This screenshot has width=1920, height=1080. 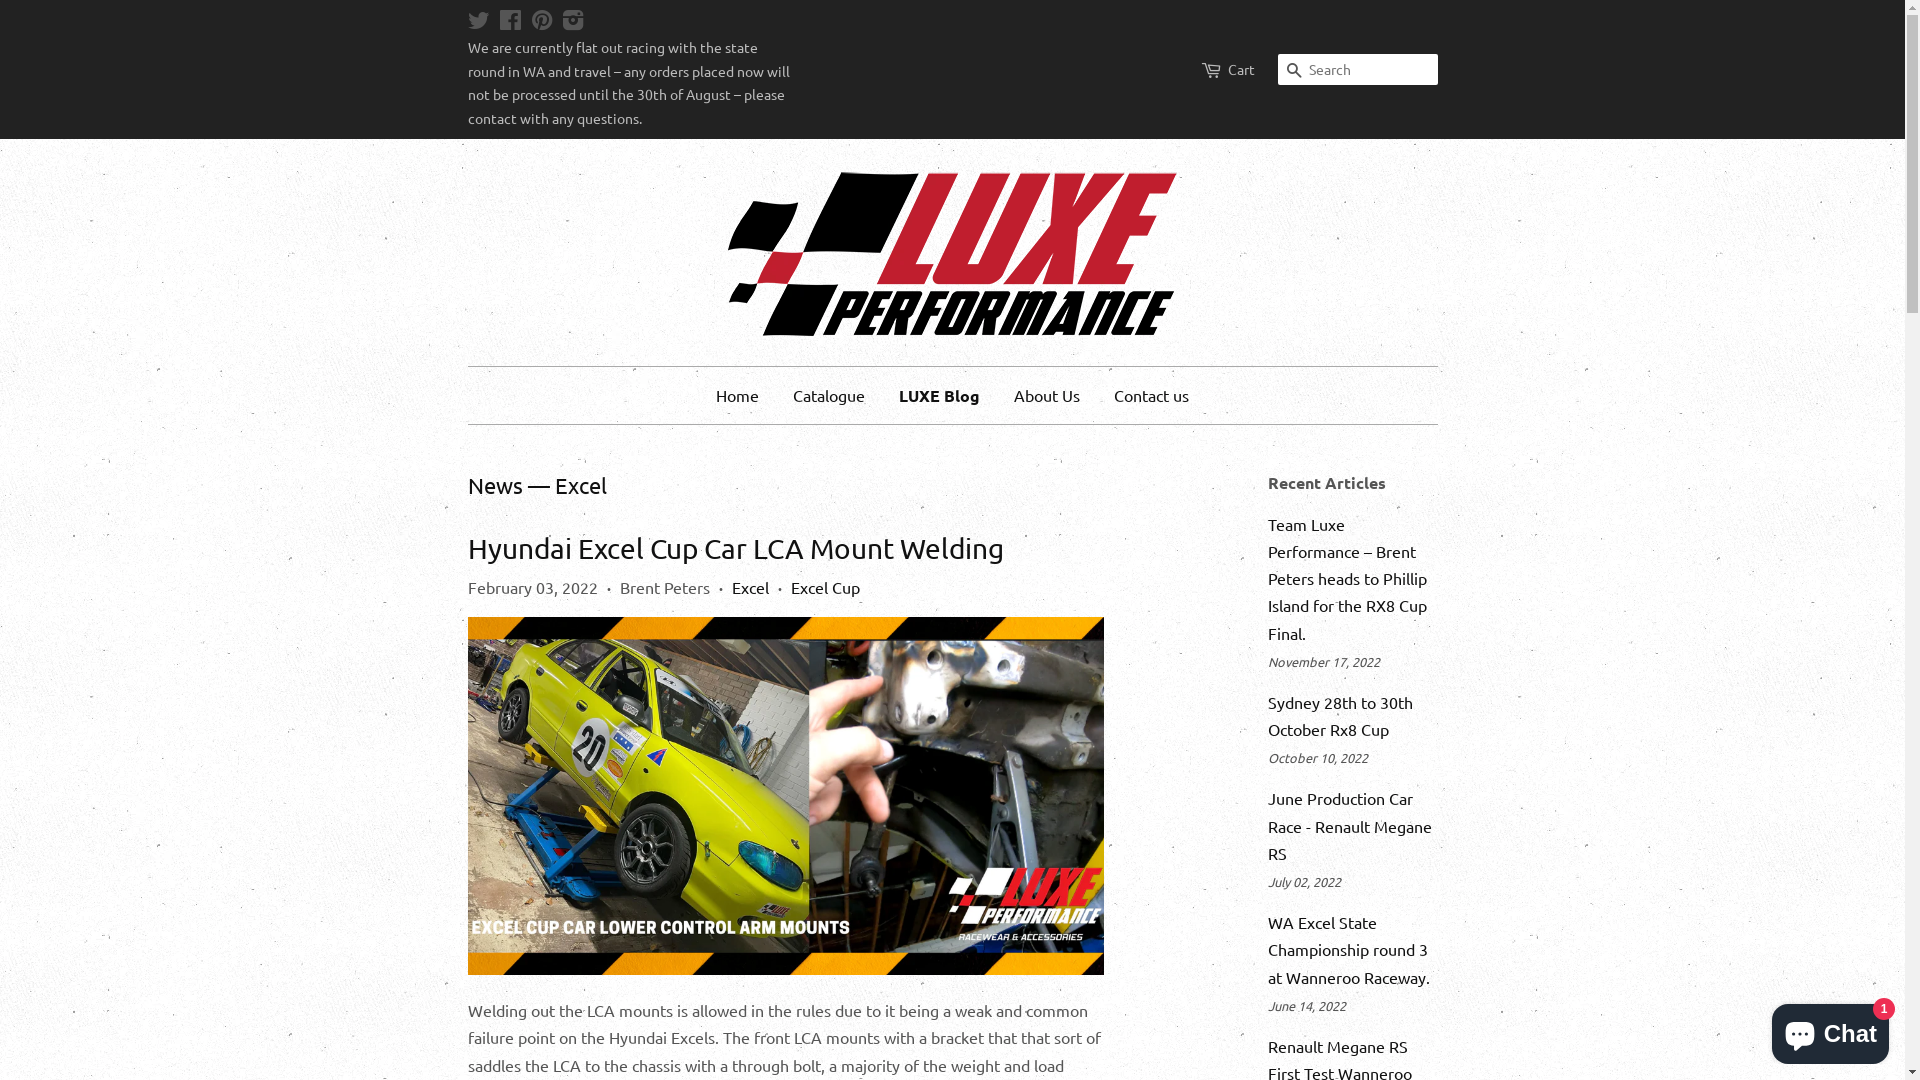 What do you see at coordinates (938, 395) in the screenshot?
I see `'LUXE Blog'` at bounding box center [938, 395].